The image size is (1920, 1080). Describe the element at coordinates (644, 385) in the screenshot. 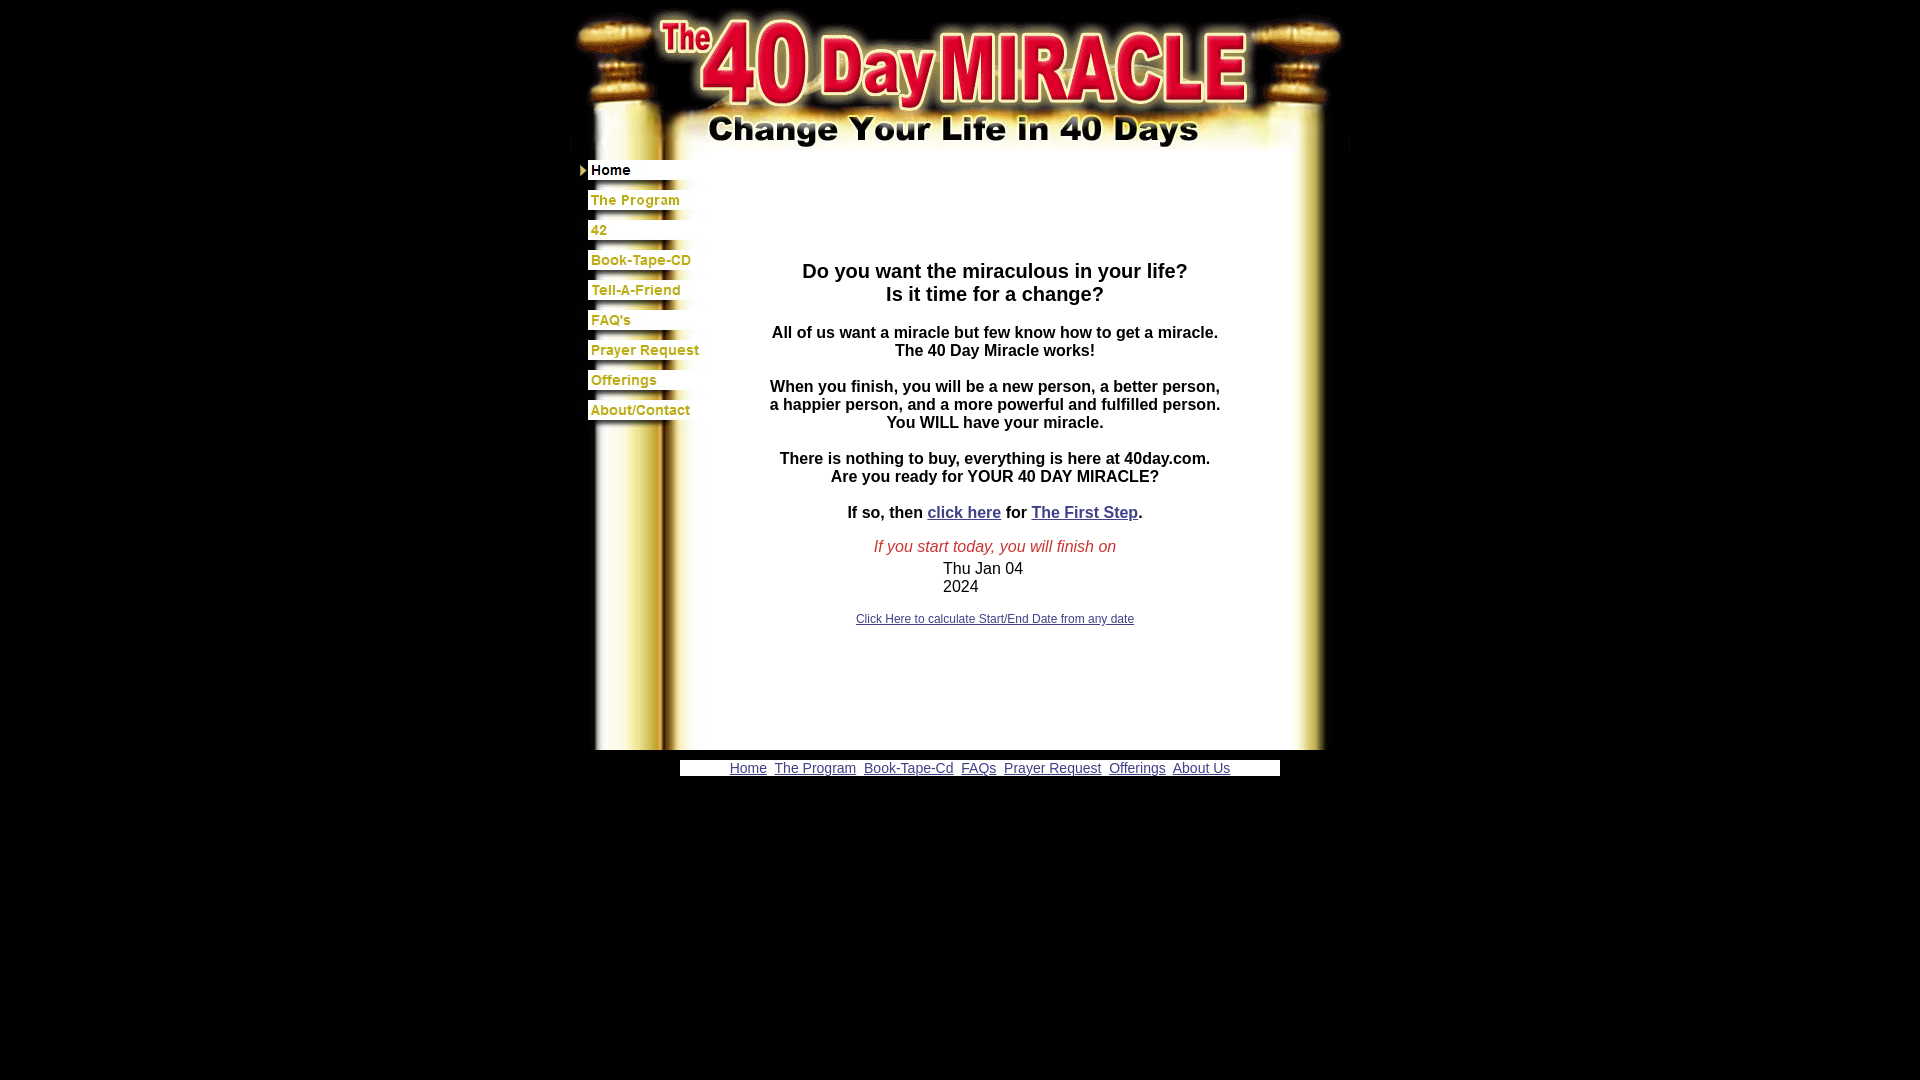

I see `'Offerings'` at that location.